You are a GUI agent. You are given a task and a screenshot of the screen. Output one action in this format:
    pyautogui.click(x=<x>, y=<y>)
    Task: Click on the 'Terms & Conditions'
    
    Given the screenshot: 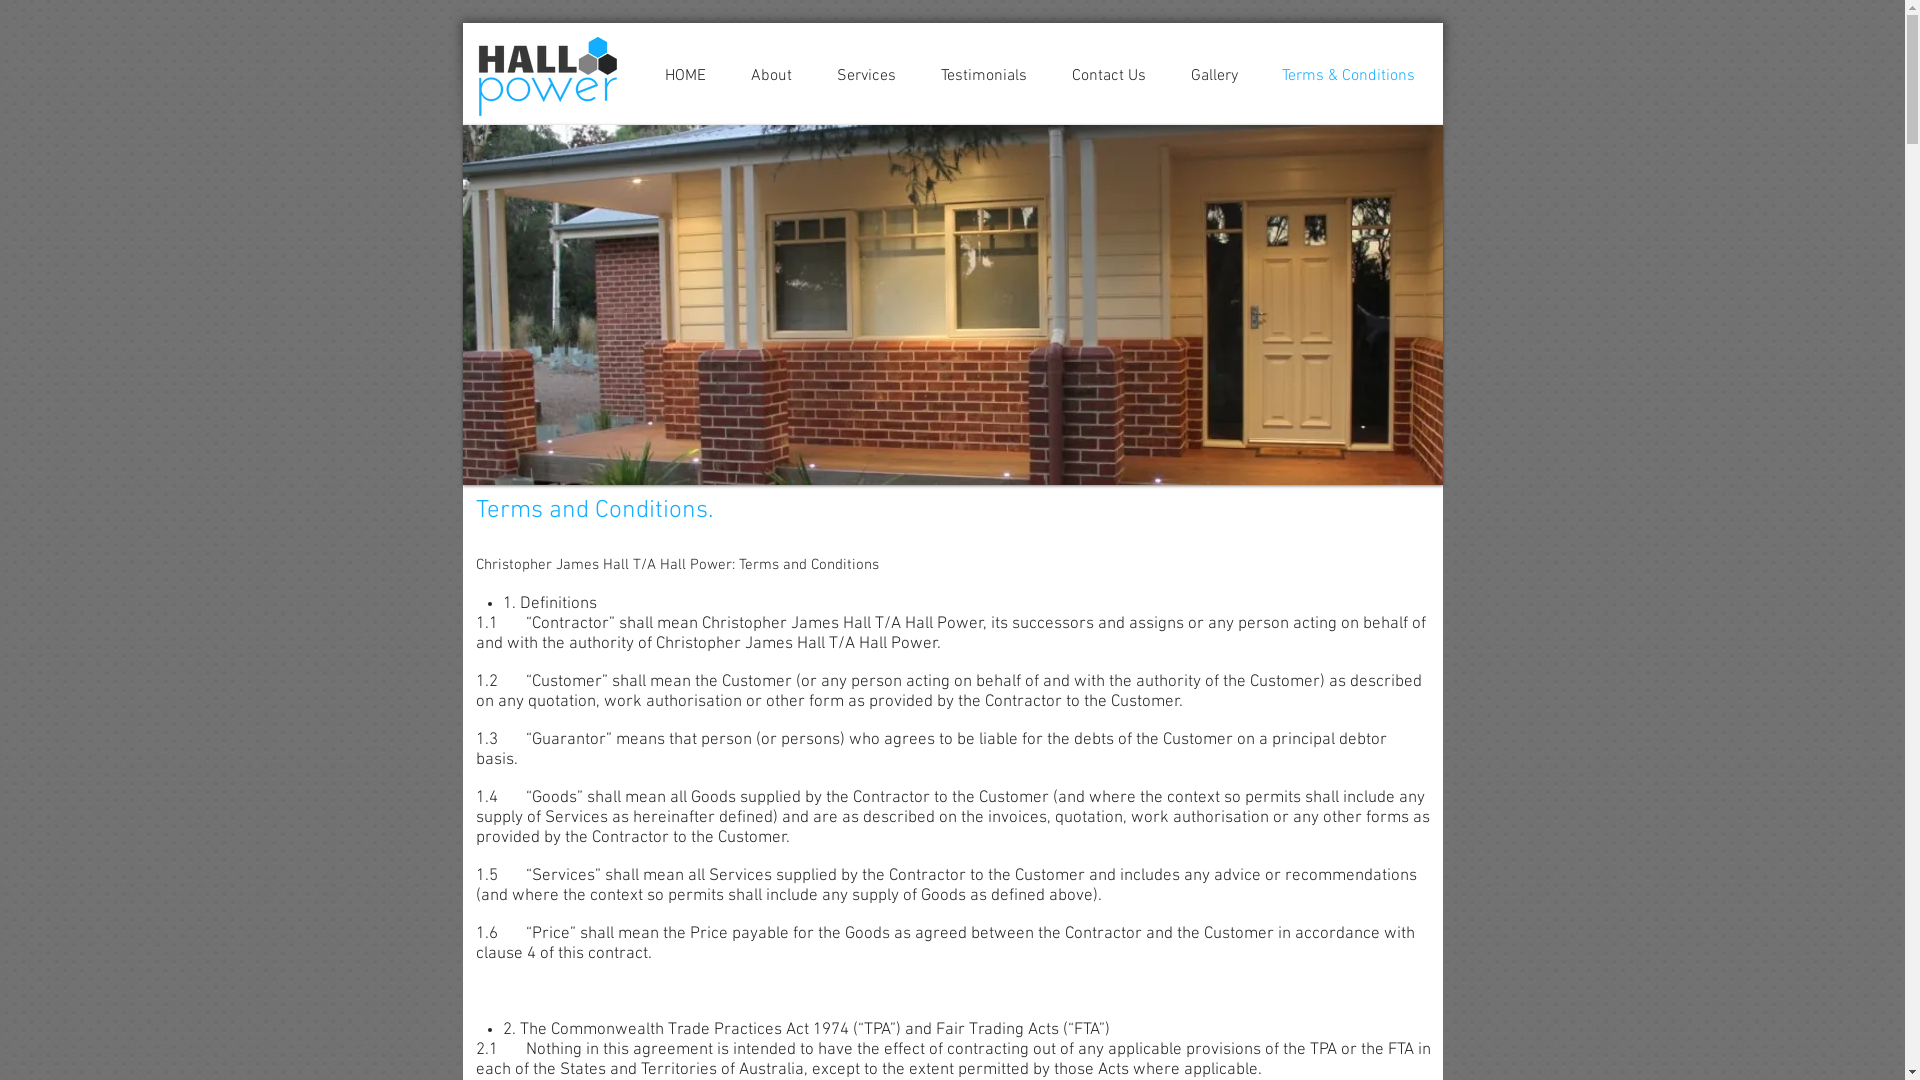 What is the action you would take?
    pyautogui.click(x=1348, y=75)
    